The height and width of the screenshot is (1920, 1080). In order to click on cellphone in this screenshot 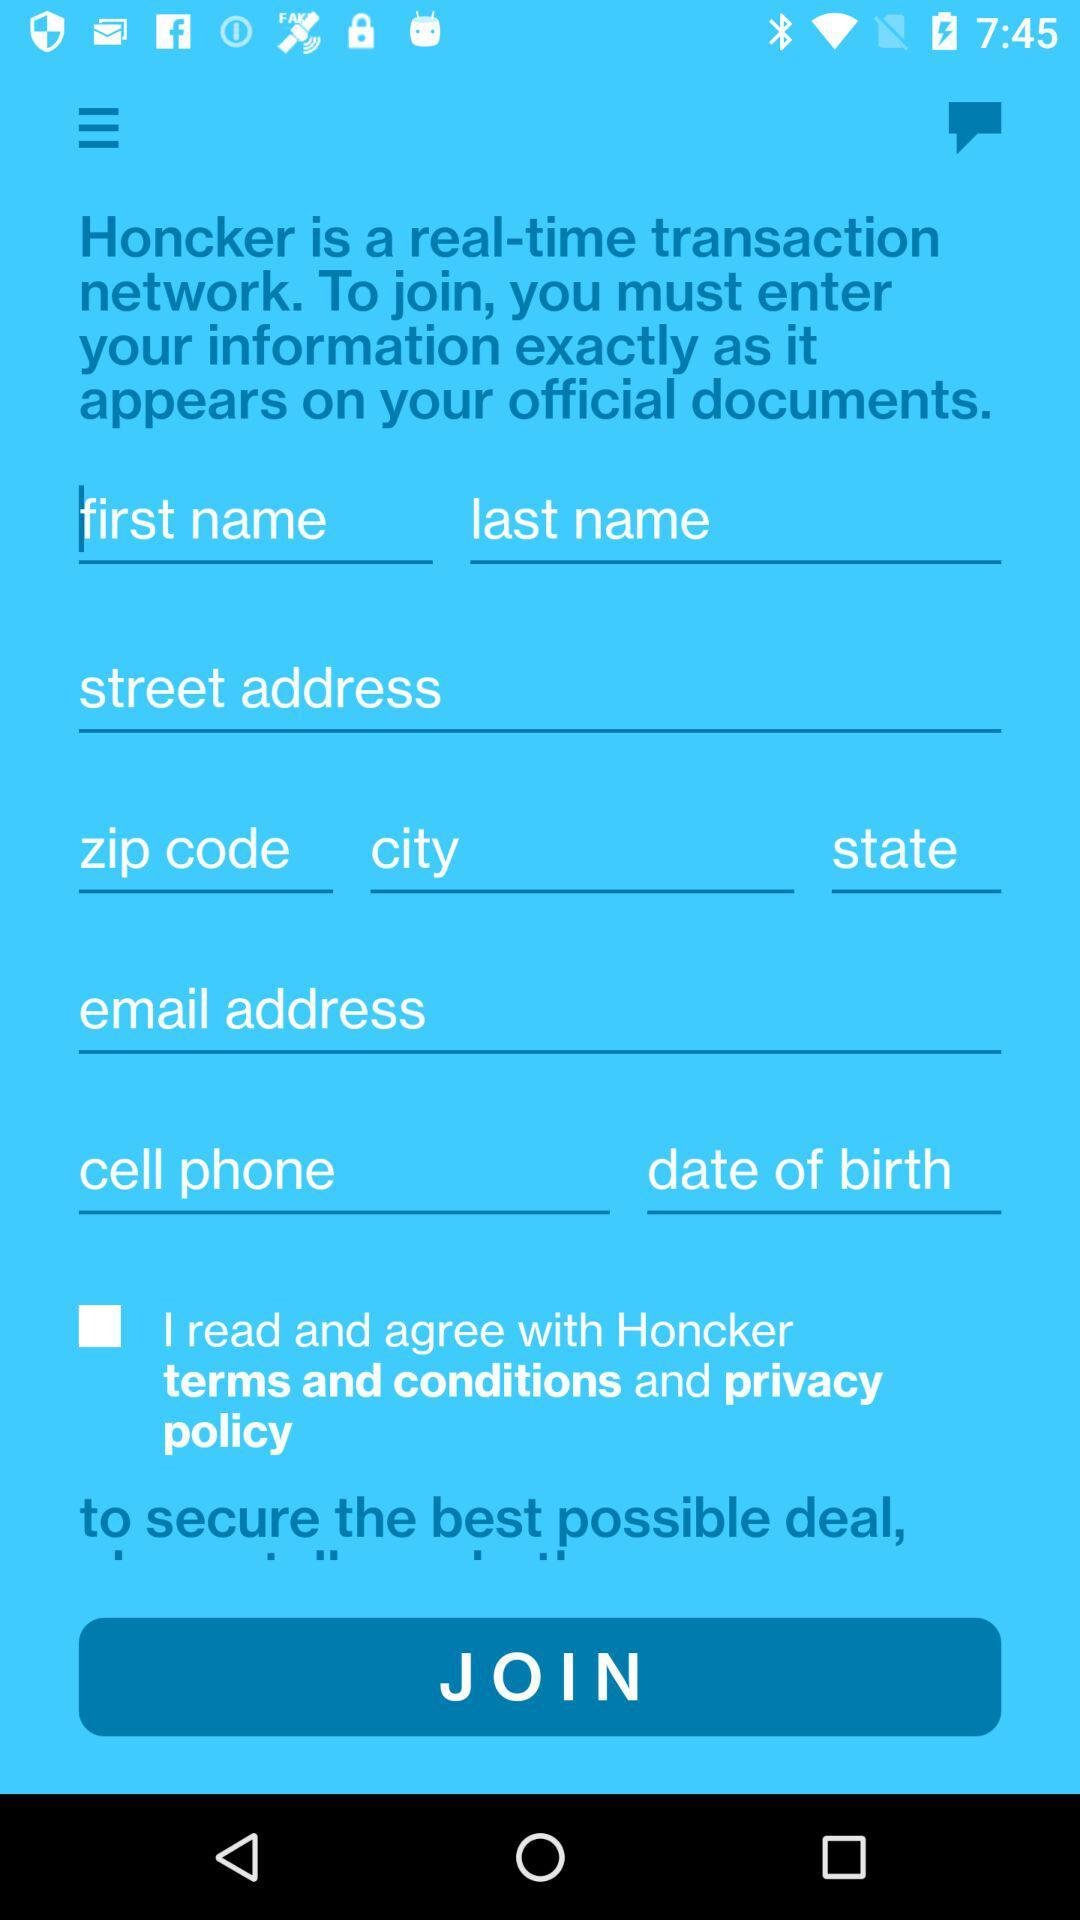, I will do `click(343, 1168)`.